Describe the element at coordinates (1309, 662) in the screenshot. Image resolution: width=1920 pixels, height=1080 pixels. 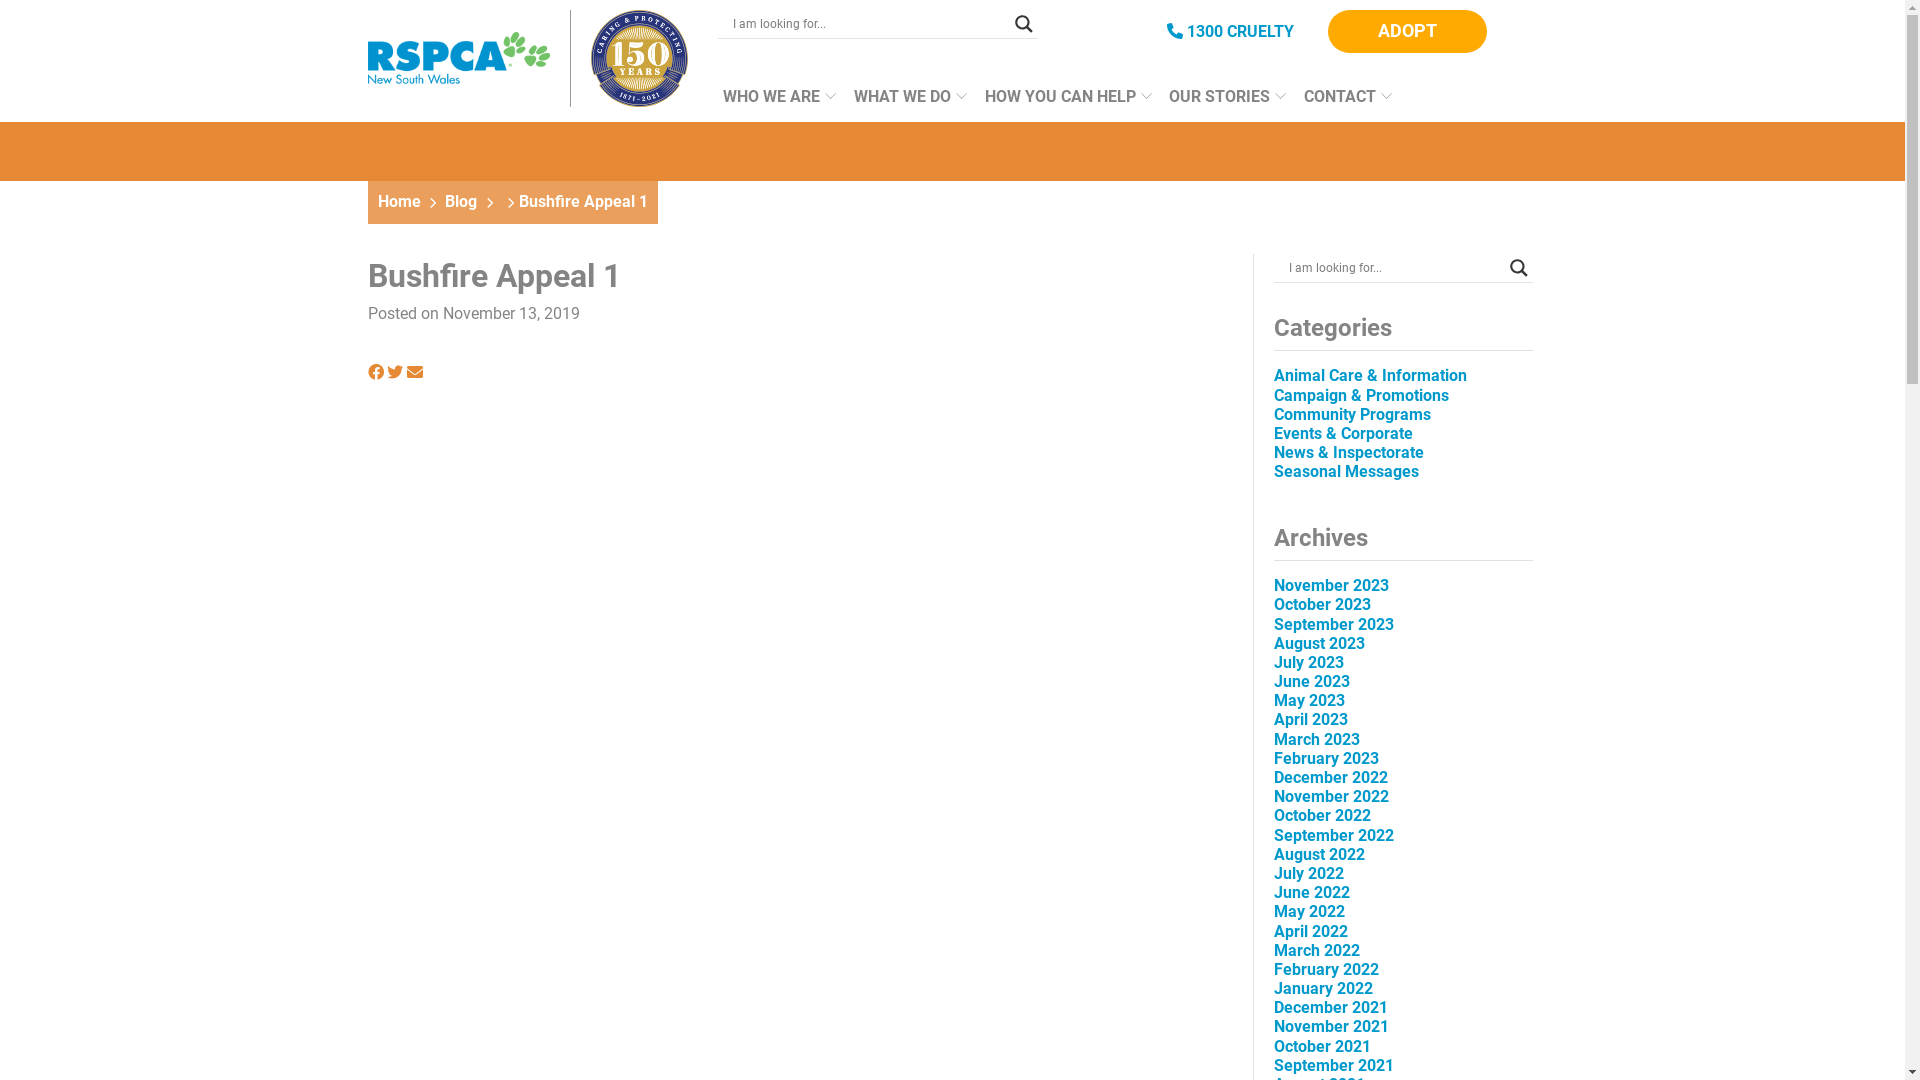
I see `'July 2023'` at that location.